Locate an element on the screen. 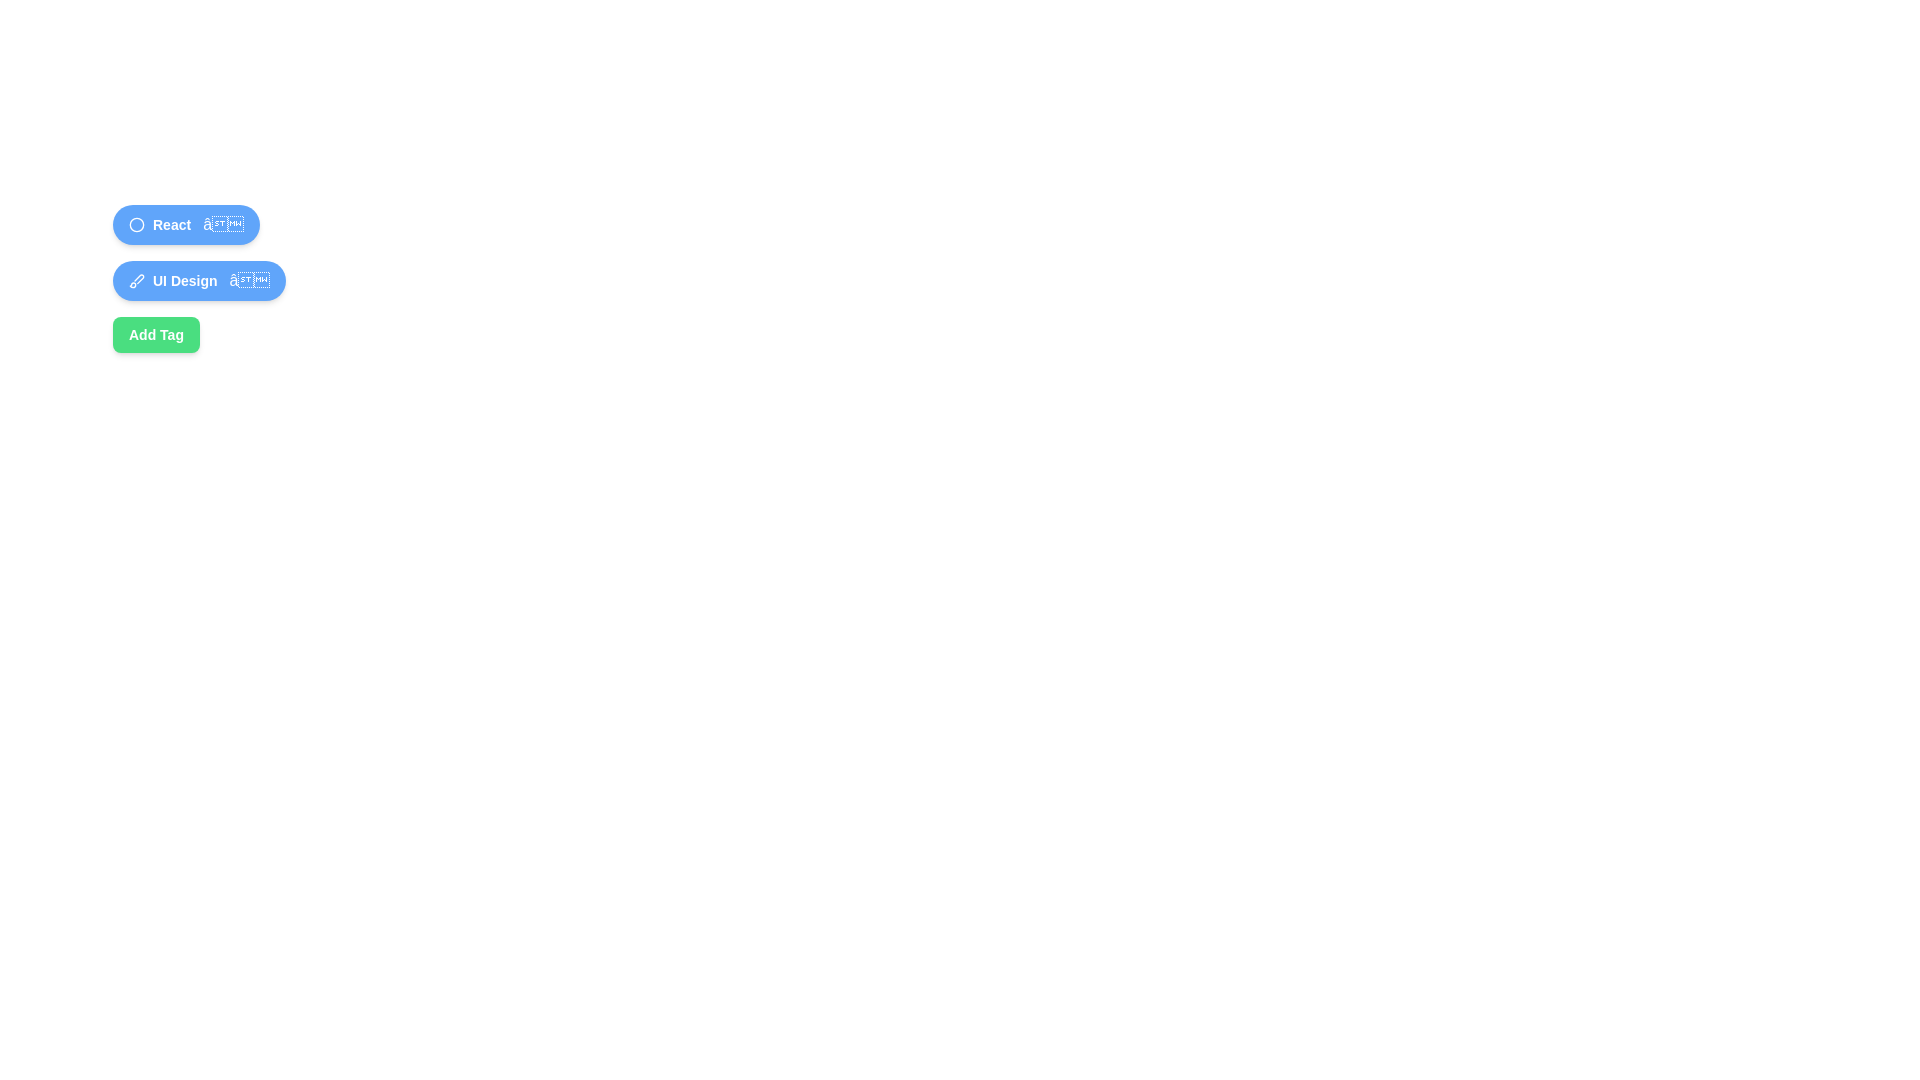 The image size is (1920, 1080). the remove button of the chip labeled UI Design is located at coordinates (248, 281).